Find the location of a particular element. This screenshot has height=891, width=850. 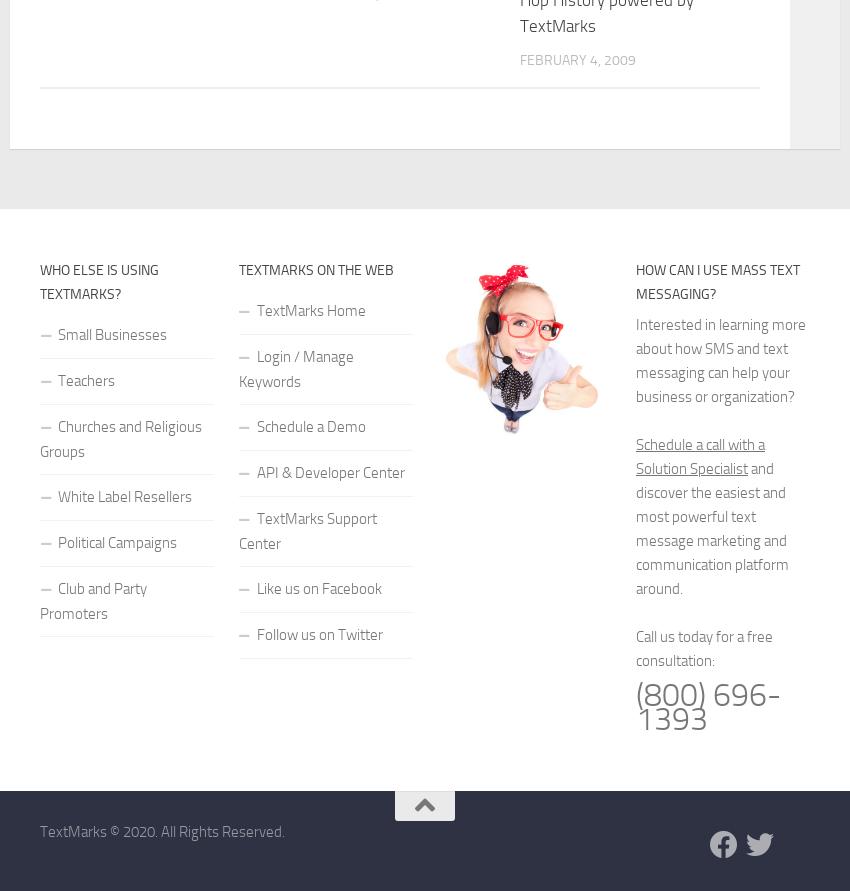

'Teachers' is located at coordinates (85, 380).